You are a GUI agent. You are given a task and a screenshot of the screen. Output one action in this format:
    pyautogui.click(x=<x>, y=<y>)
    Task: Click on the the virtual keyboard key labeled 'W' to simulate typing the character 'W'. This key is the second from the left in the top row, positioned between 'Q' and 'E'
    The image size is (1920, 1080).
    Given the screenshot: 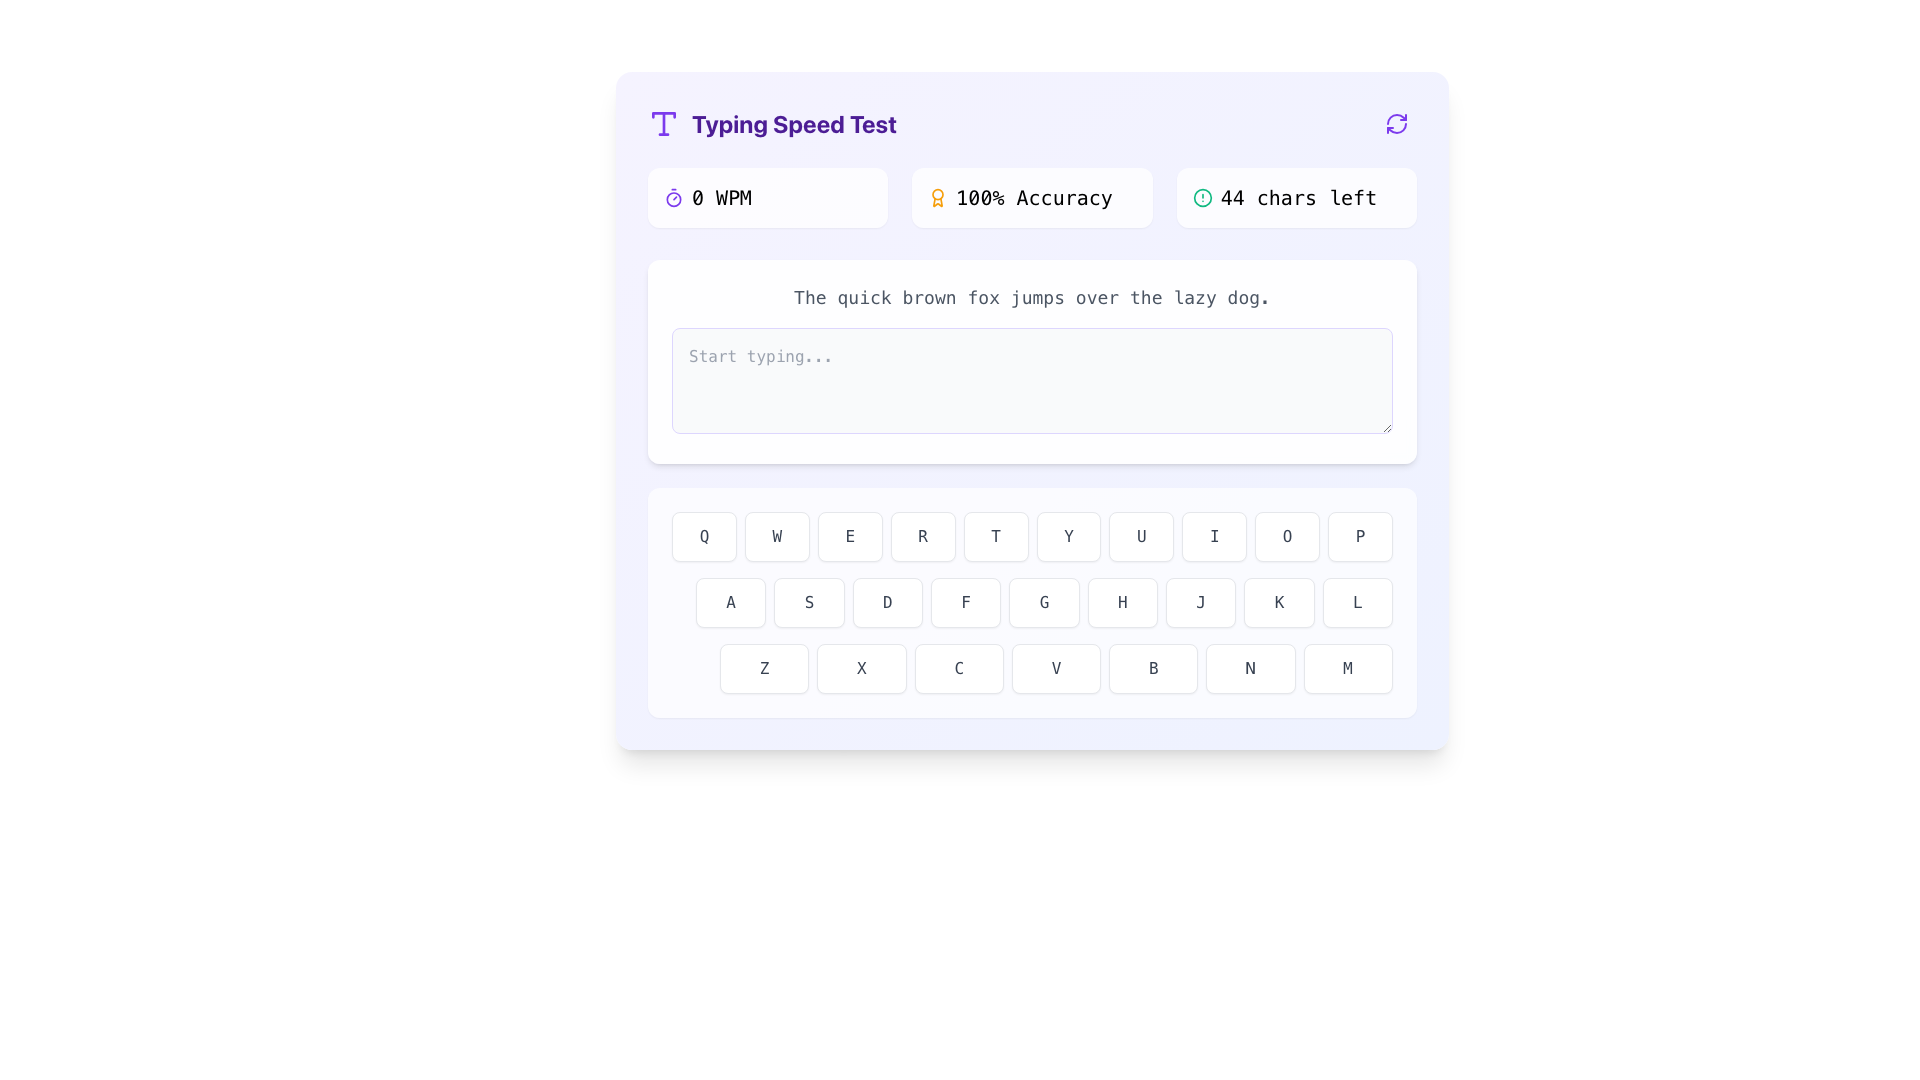 What is the action you would take?
    pyautogui.click(x=776, y=535)
    